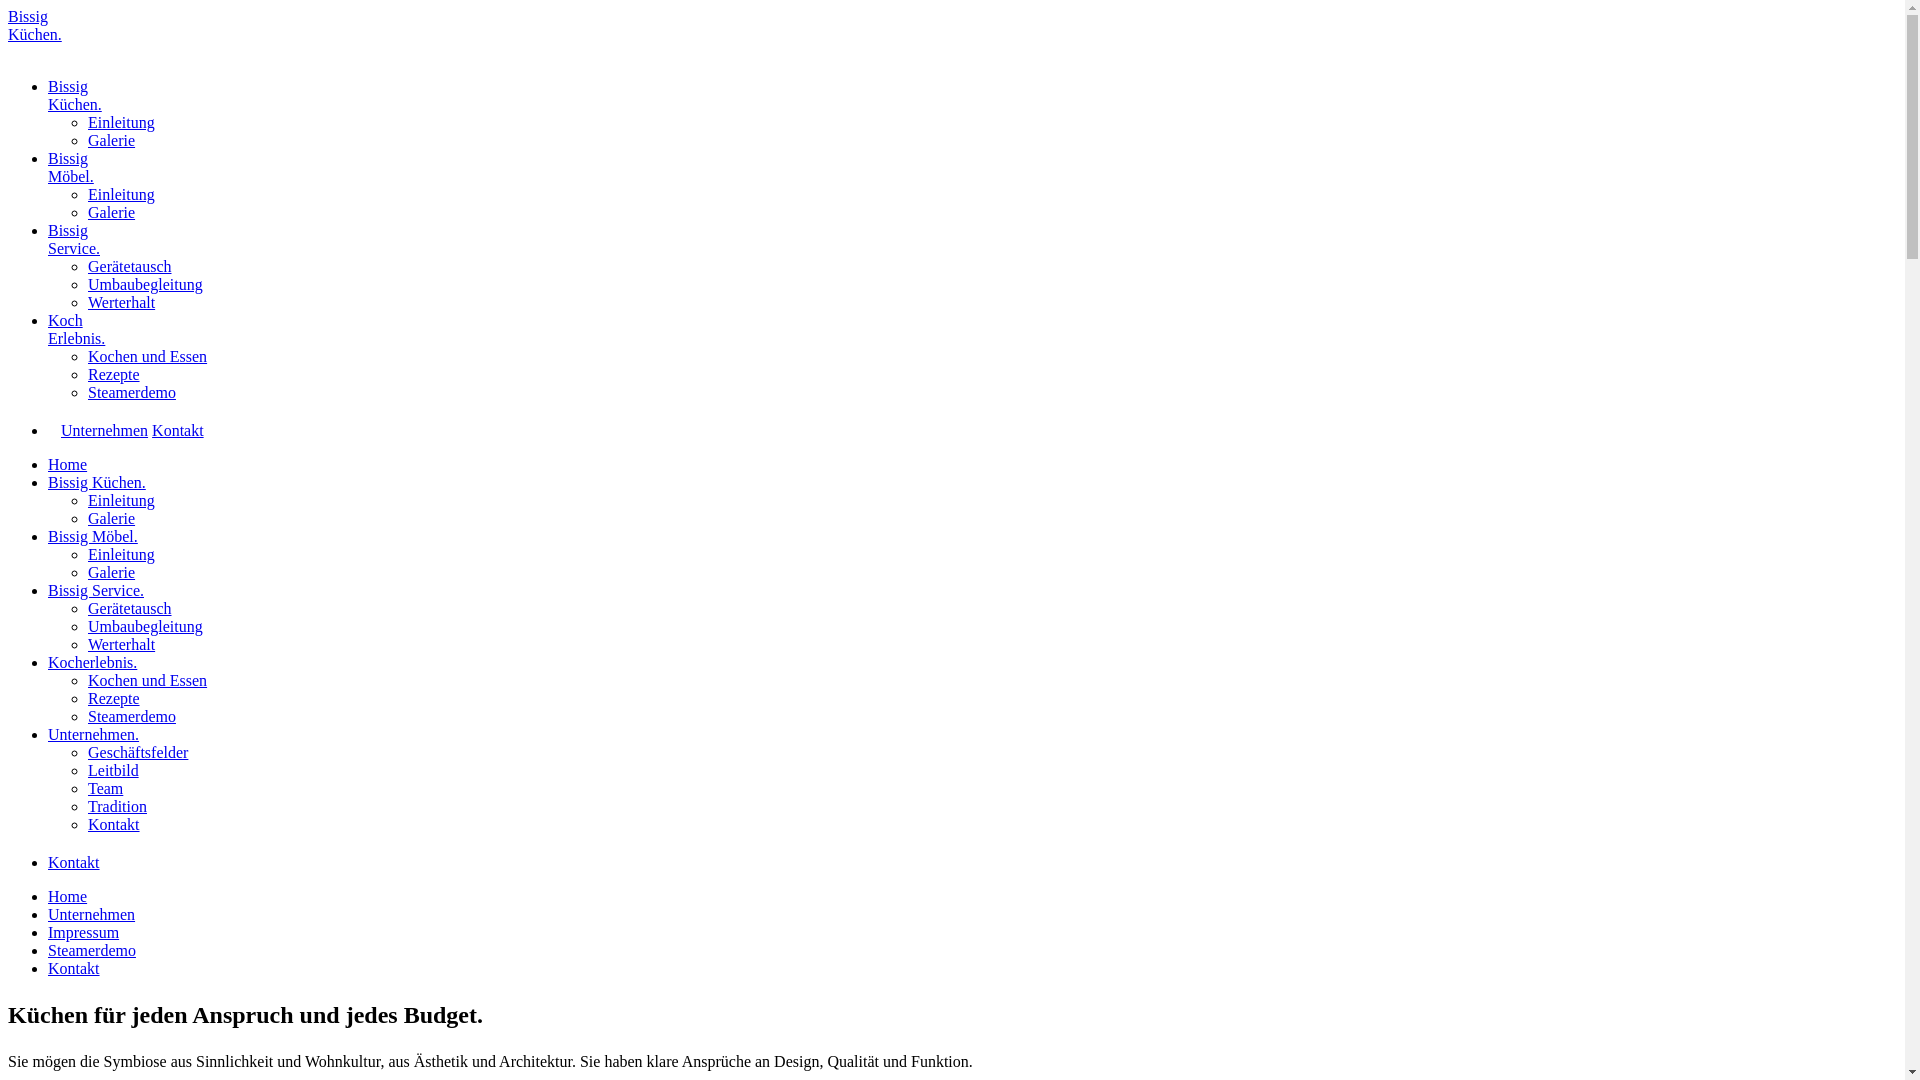  Describe the element at coordinates (120, 122) in the screenshot. I see `'Einleitung'` at that location.